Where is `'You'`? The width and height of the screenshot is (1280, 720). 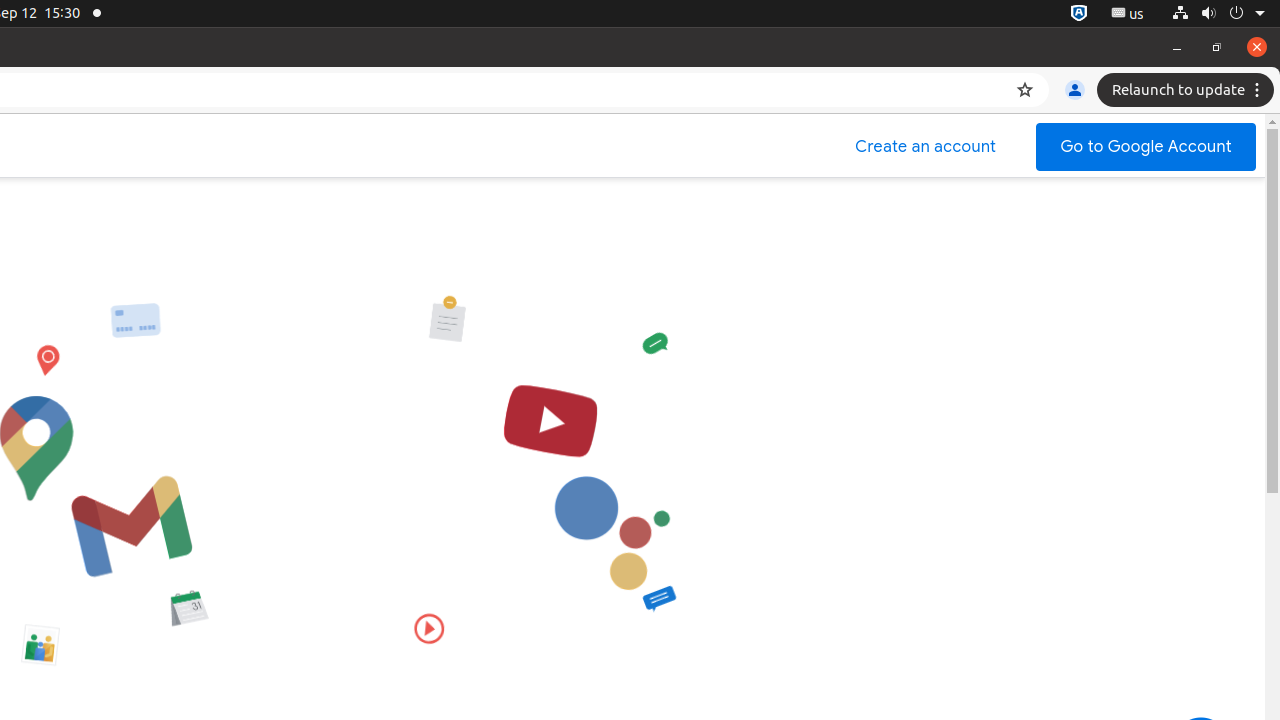 'You' is located at coordinates (1073, 90).